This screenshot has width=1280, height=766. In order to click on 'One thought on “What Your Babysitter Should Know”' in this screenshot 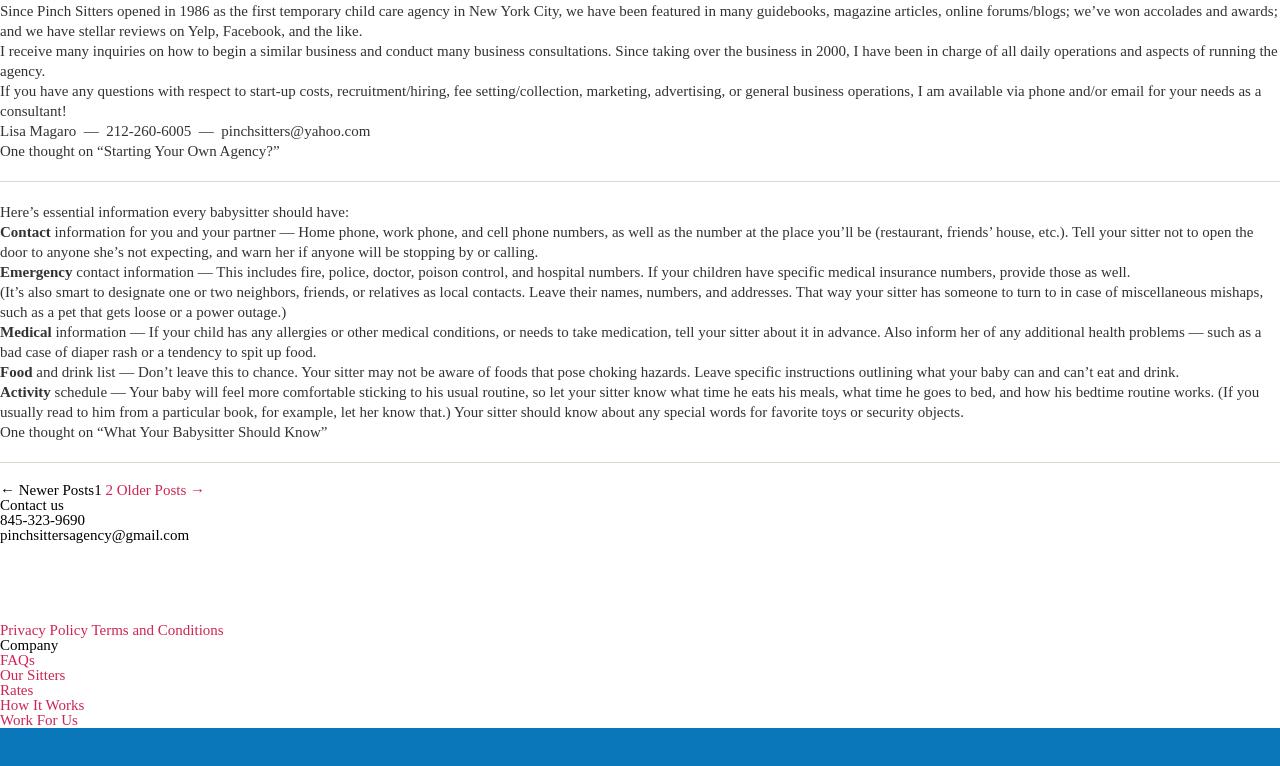, I will do `click(163, 432)`.